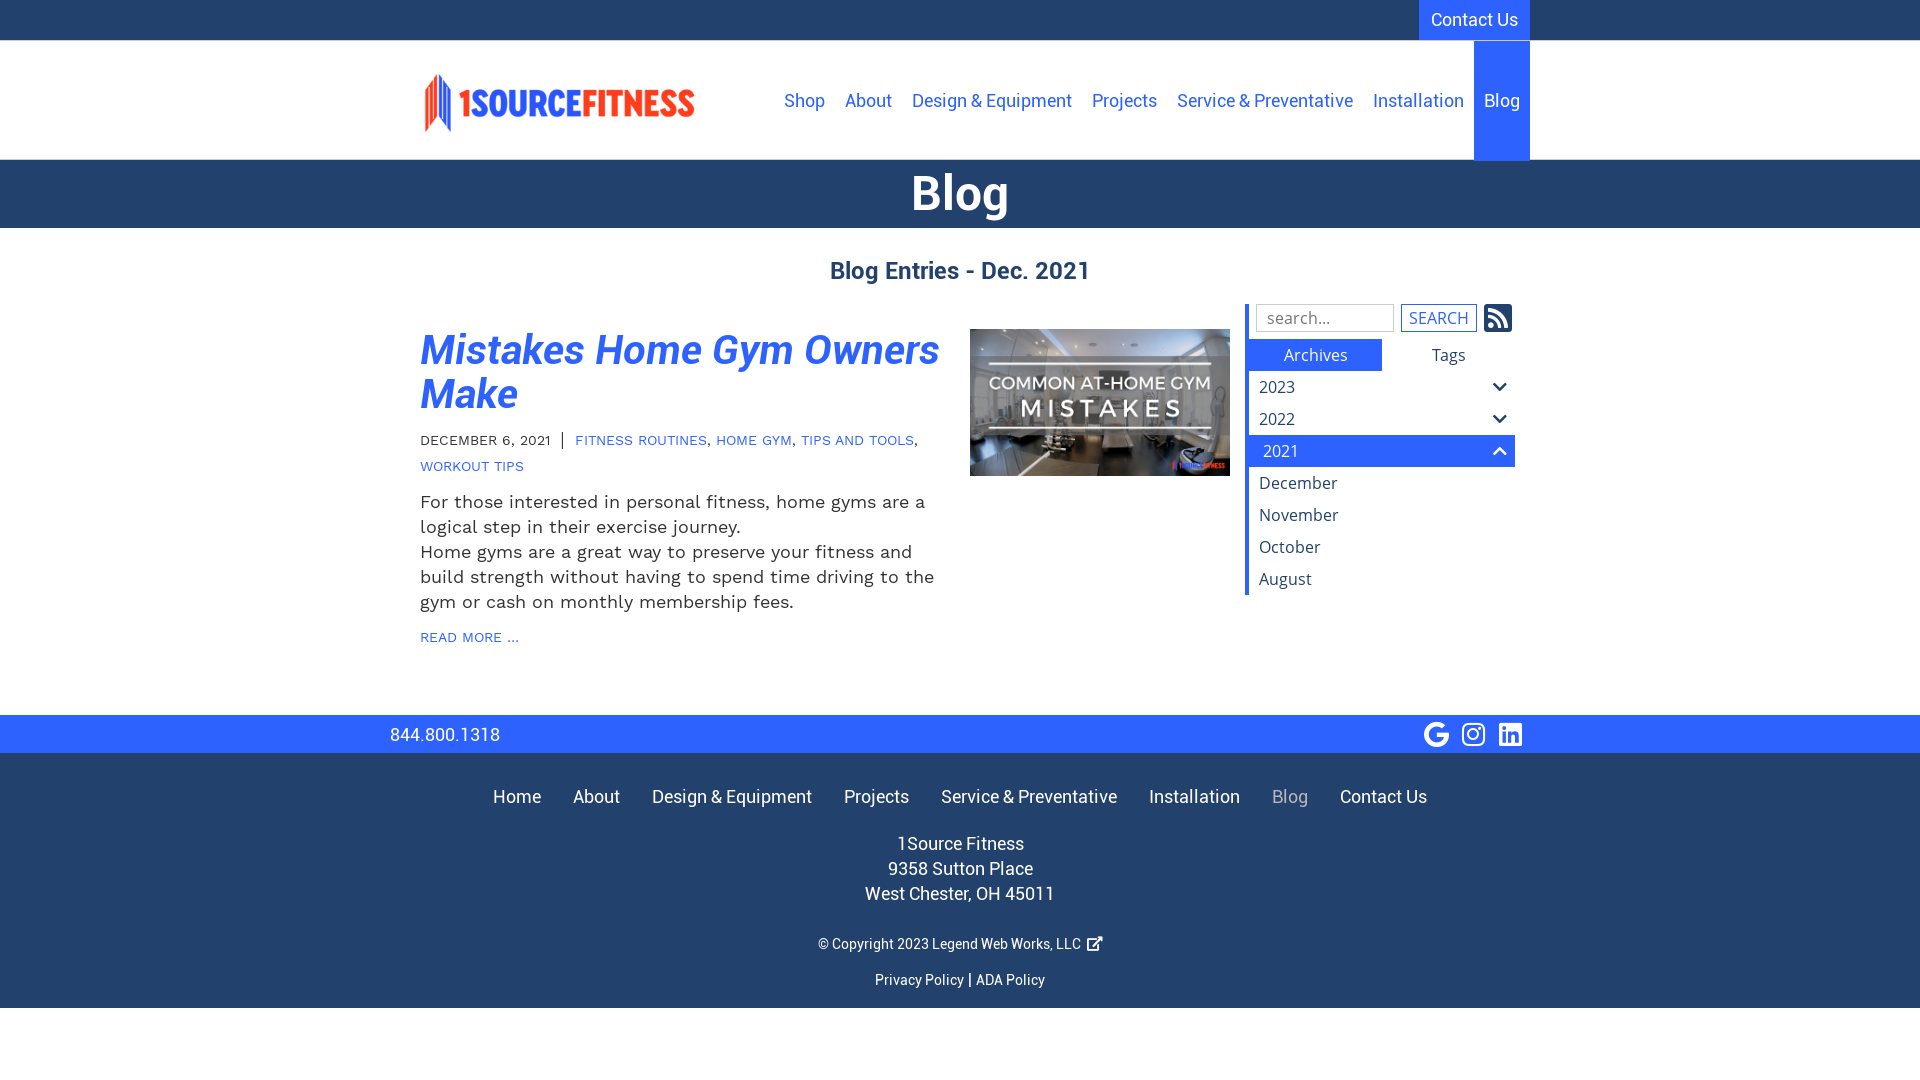 The height and width of the screenshot is (1080, 1920). I want to click on '844.800.1318', so click(444, 735).